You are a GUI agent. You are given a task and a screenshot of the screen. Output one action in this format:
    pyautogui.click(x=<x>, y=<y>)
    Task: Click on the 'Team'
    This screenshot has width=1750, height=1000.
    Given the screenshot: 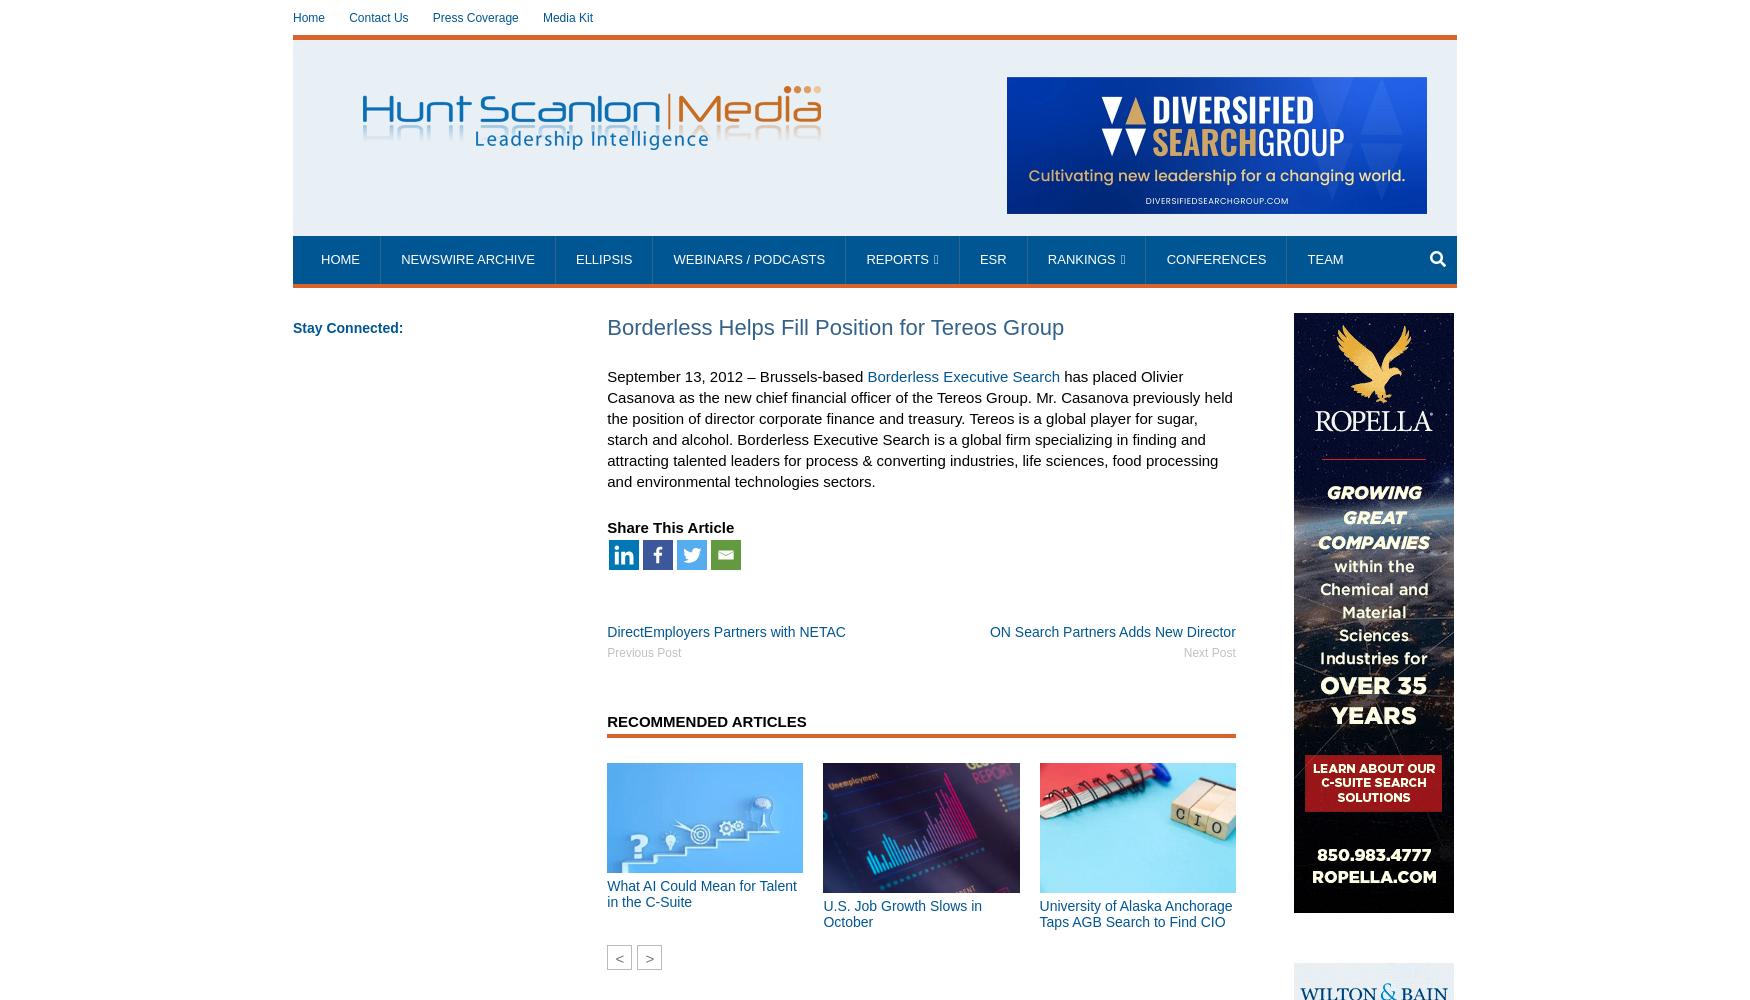 What is the action you would take?
    pyautogui.click(x=1324, y=259)
    